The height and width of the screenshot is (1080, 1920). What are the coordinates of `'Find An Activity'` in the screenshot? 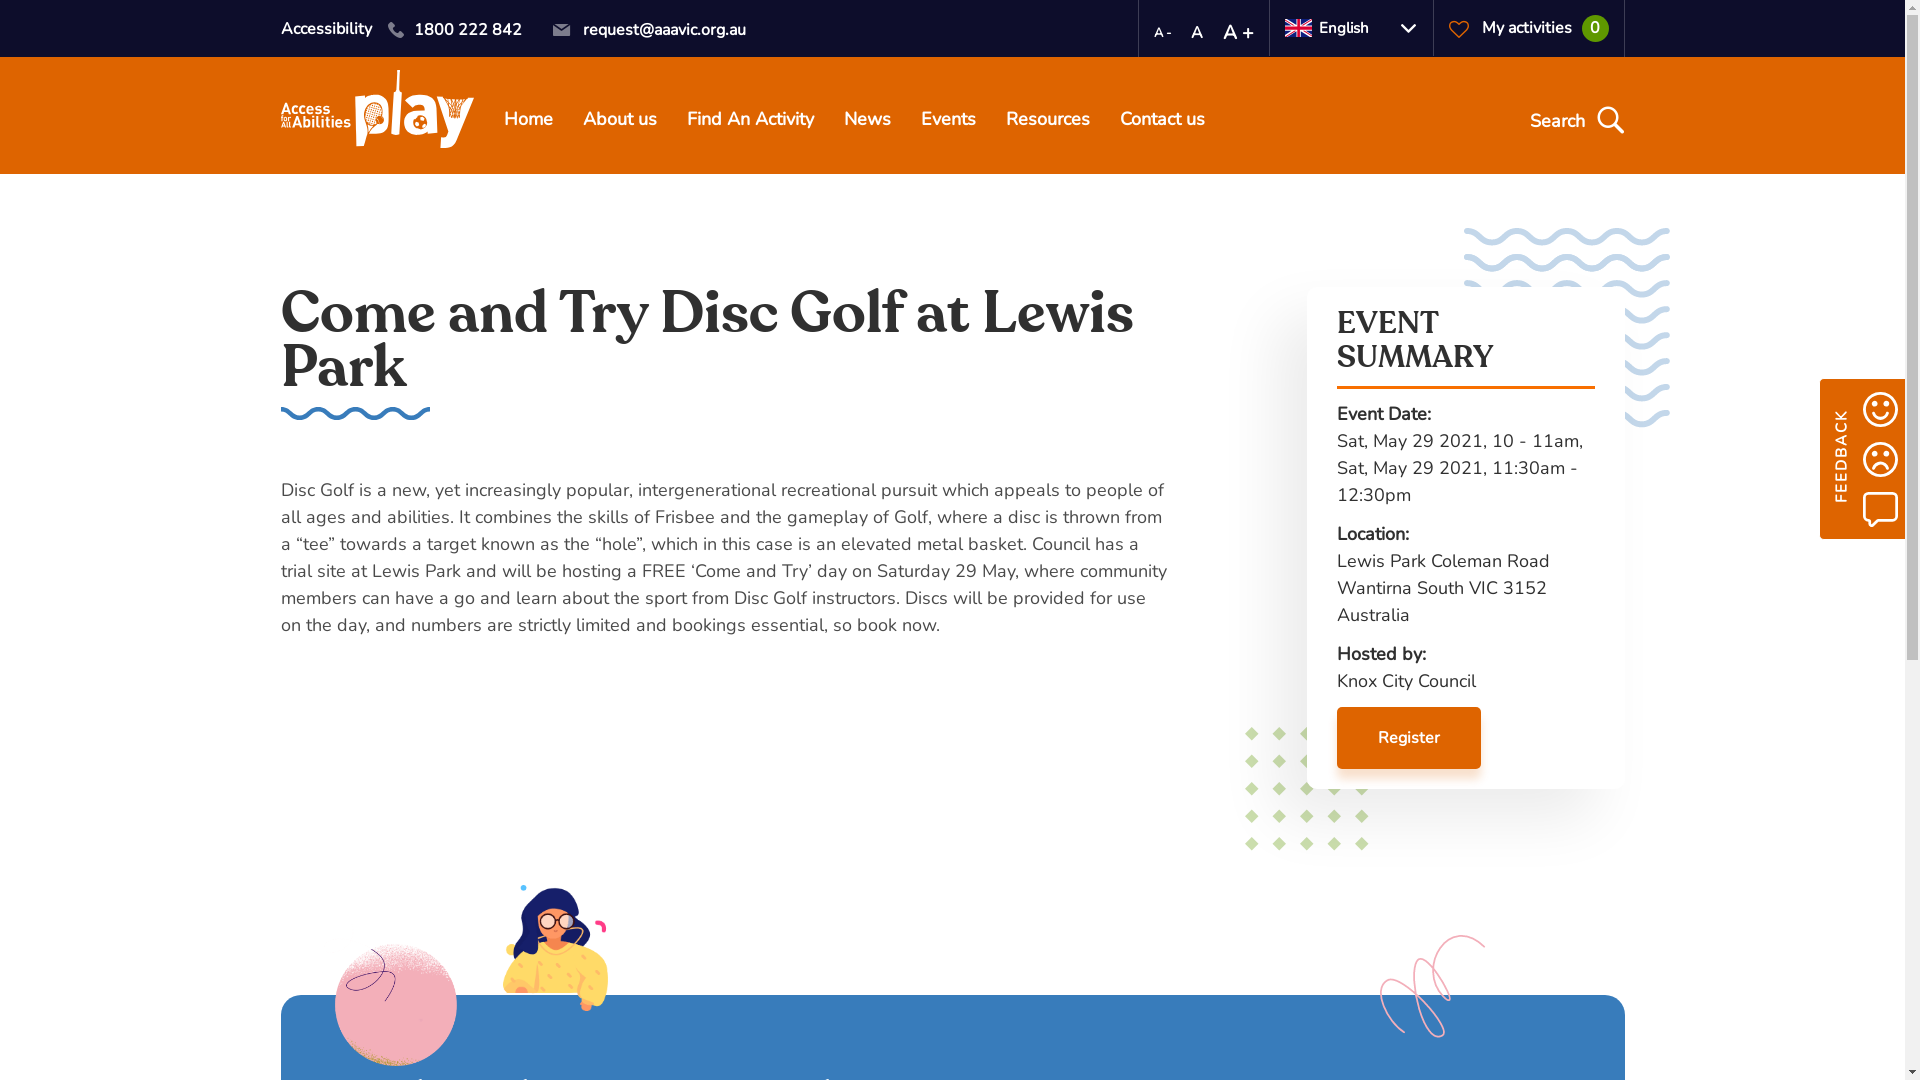 It's located at (748, 121).